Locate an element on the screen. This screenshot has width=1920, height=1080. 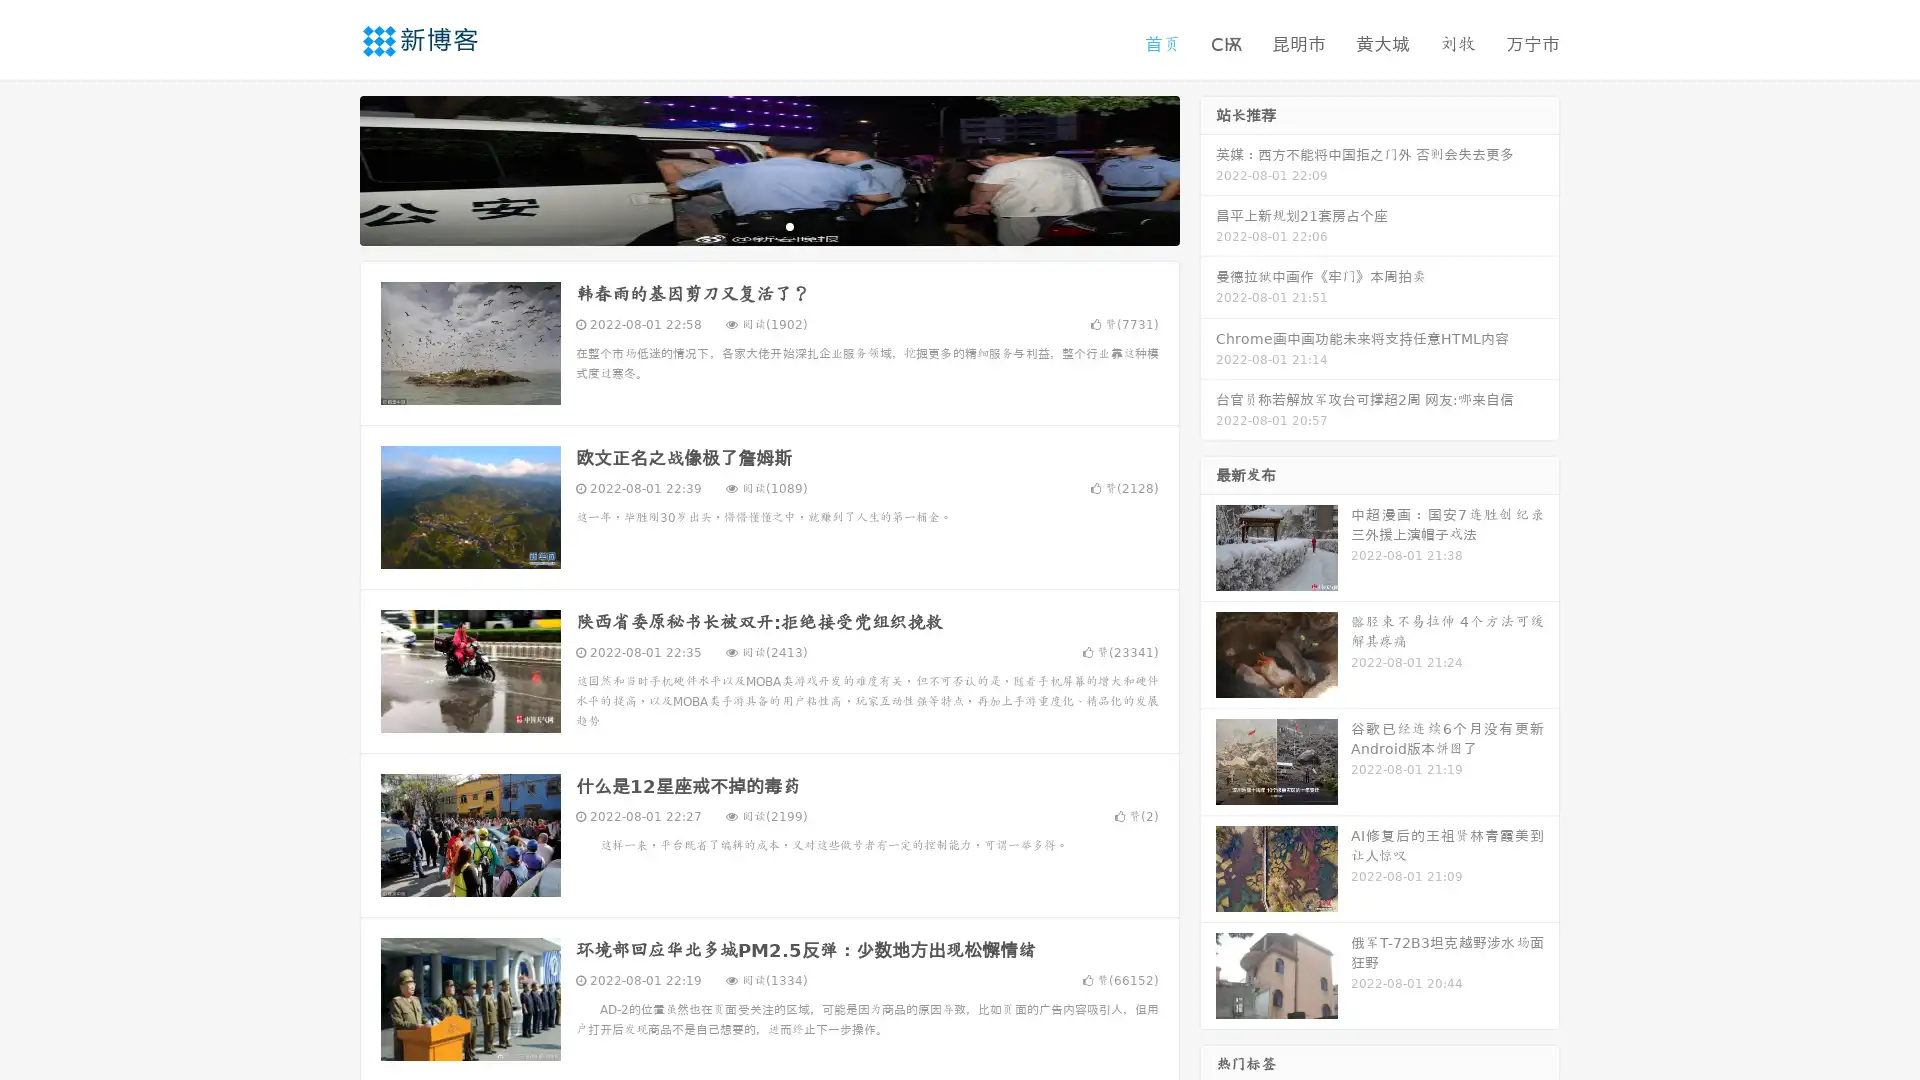
Go to slide 3 is located at coordinates (789, 225).